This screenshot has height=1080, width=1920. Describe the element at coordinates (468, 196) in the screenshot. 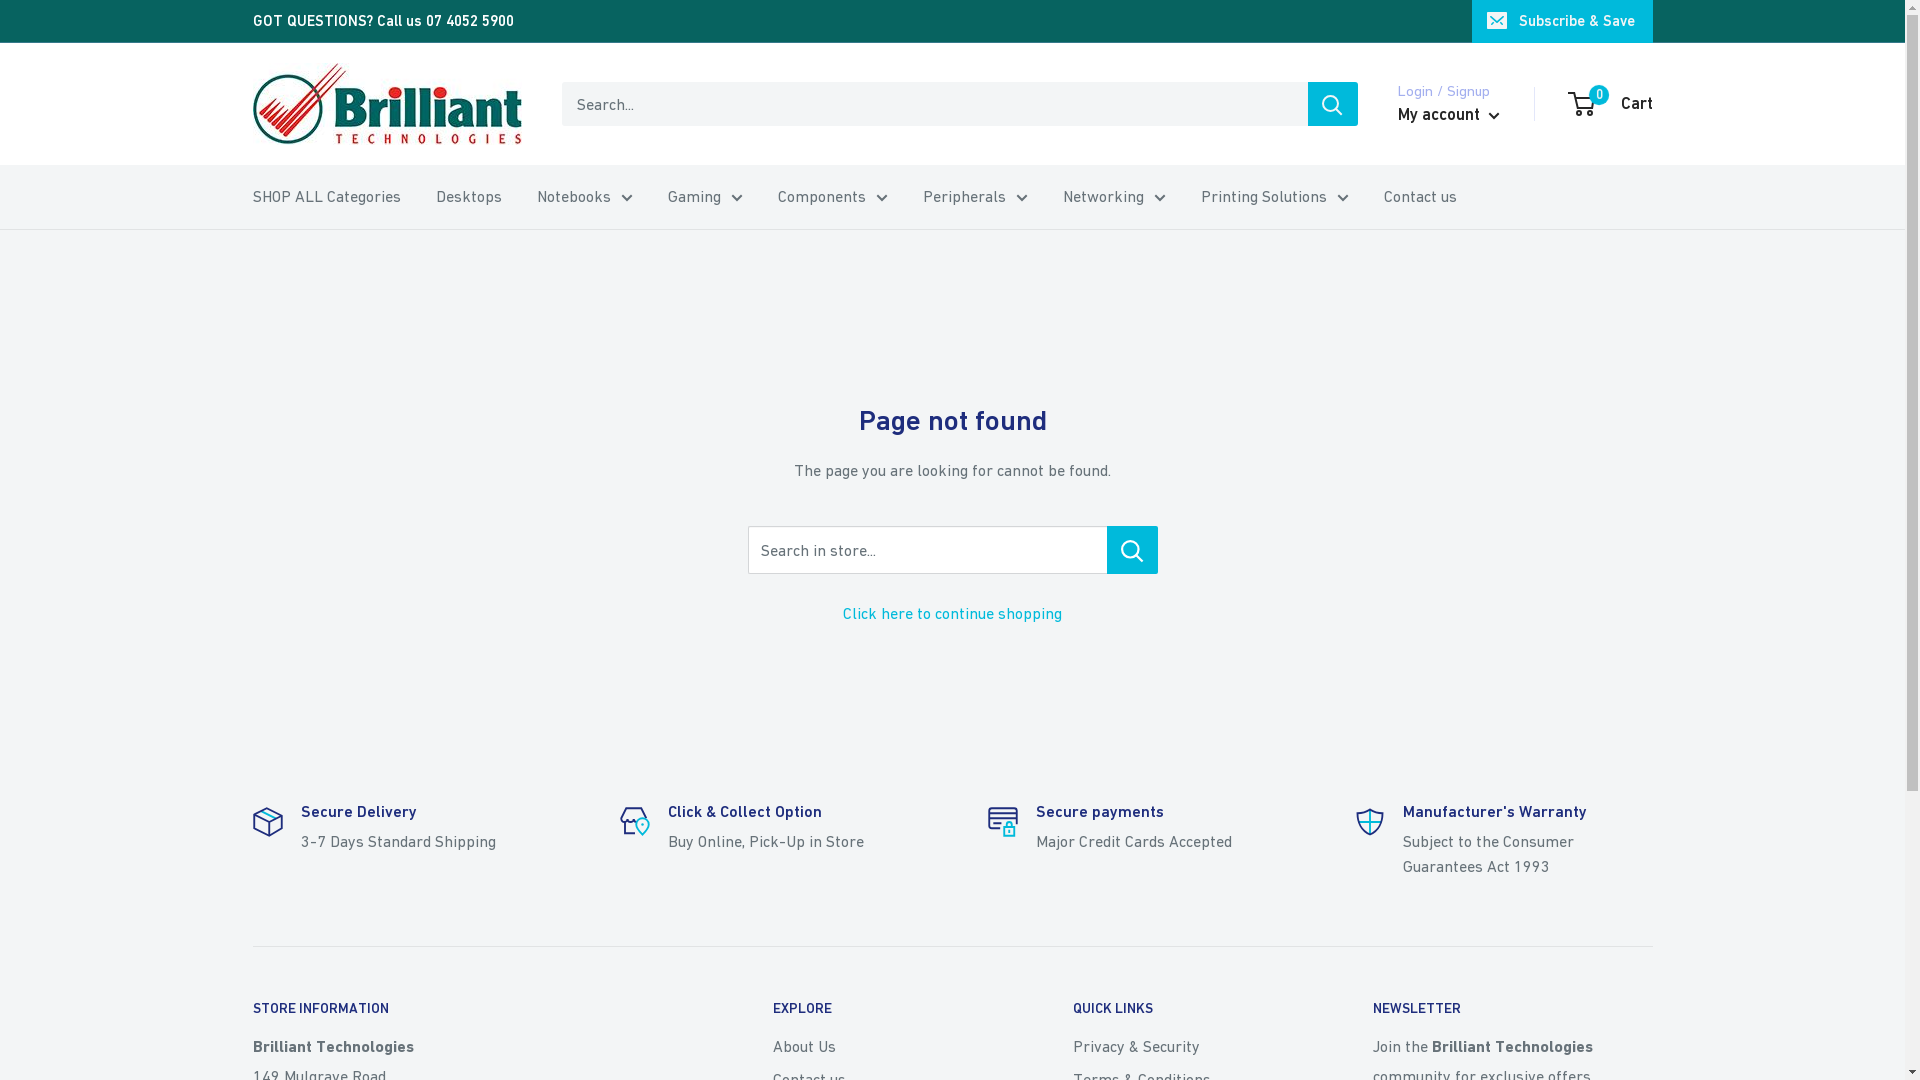

I see `'Desktops'` at that location.